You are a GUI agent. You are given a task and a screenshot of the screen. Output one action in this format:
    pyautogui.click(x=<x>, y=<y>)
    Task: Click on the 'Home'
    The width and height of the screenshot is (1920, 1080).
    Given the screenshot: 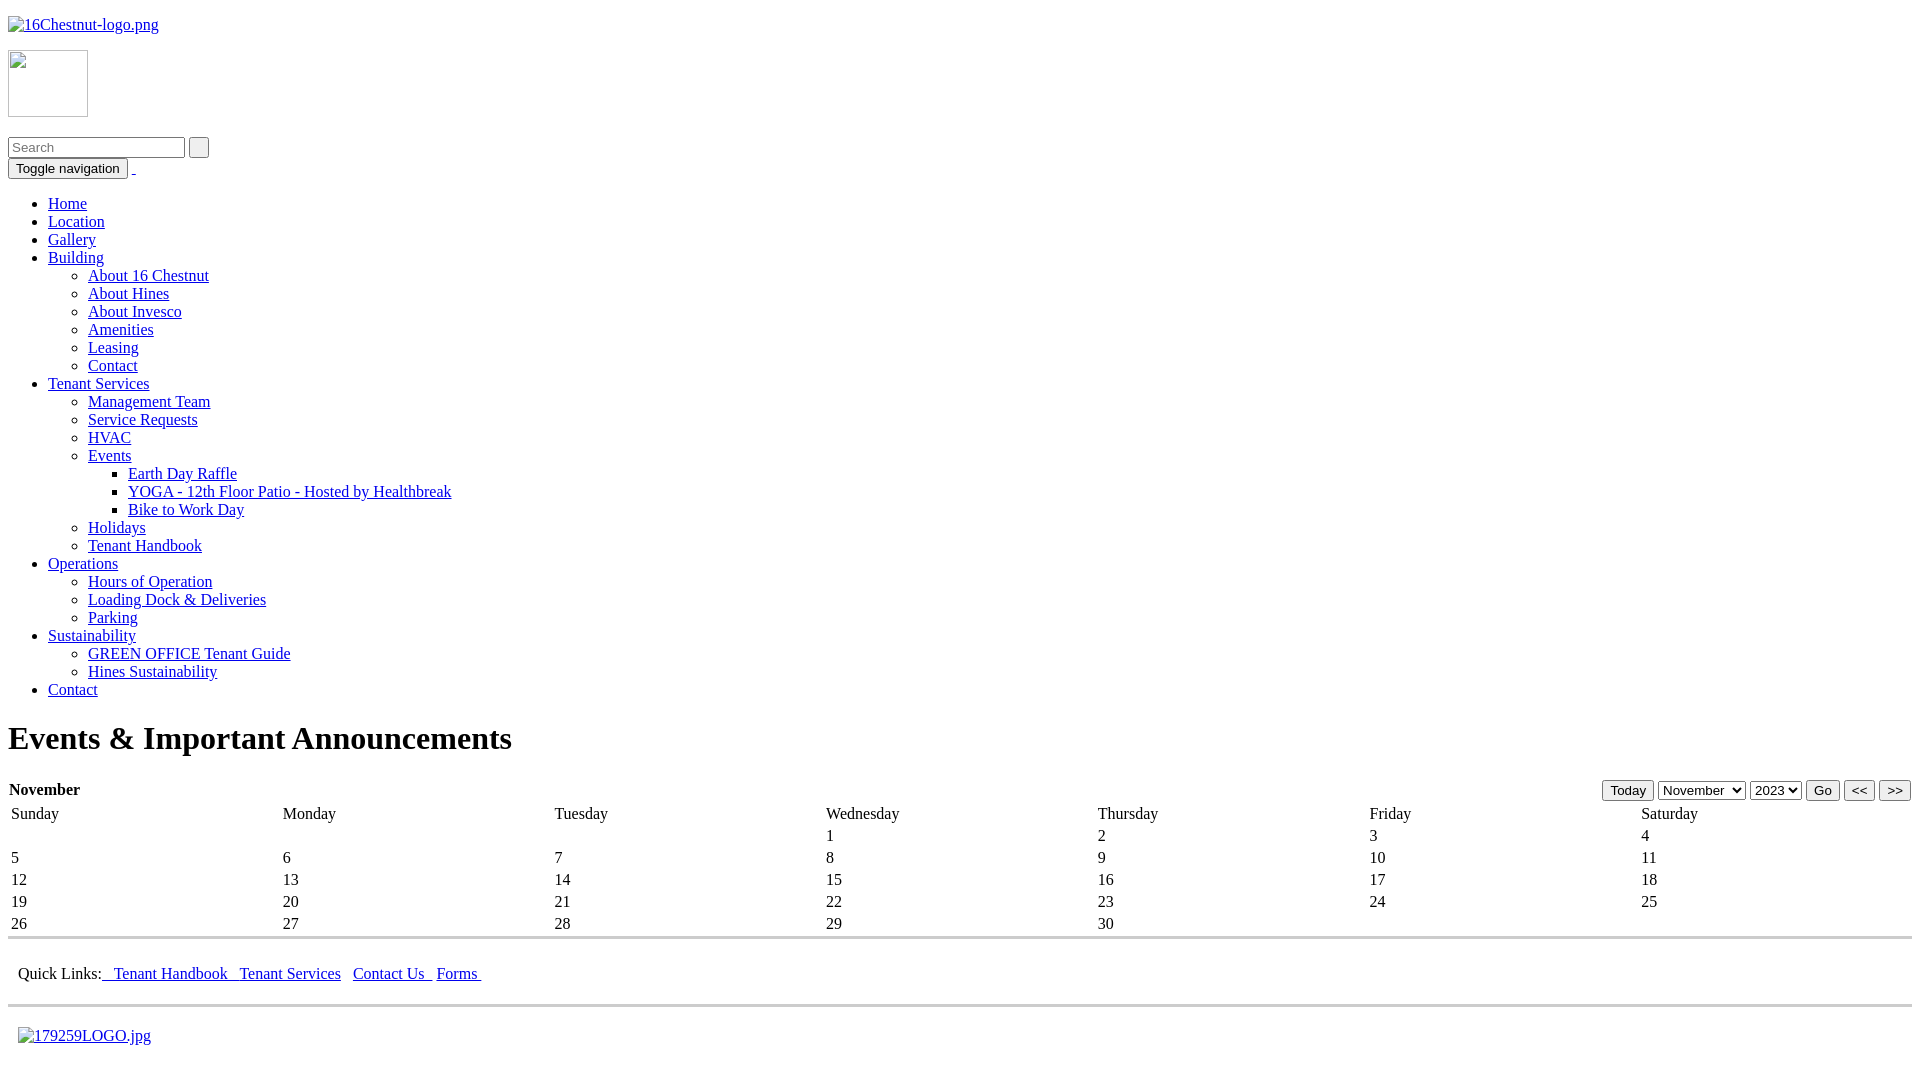 What is the action you would take?
    pyautogui.click(x=67, y=203)
    